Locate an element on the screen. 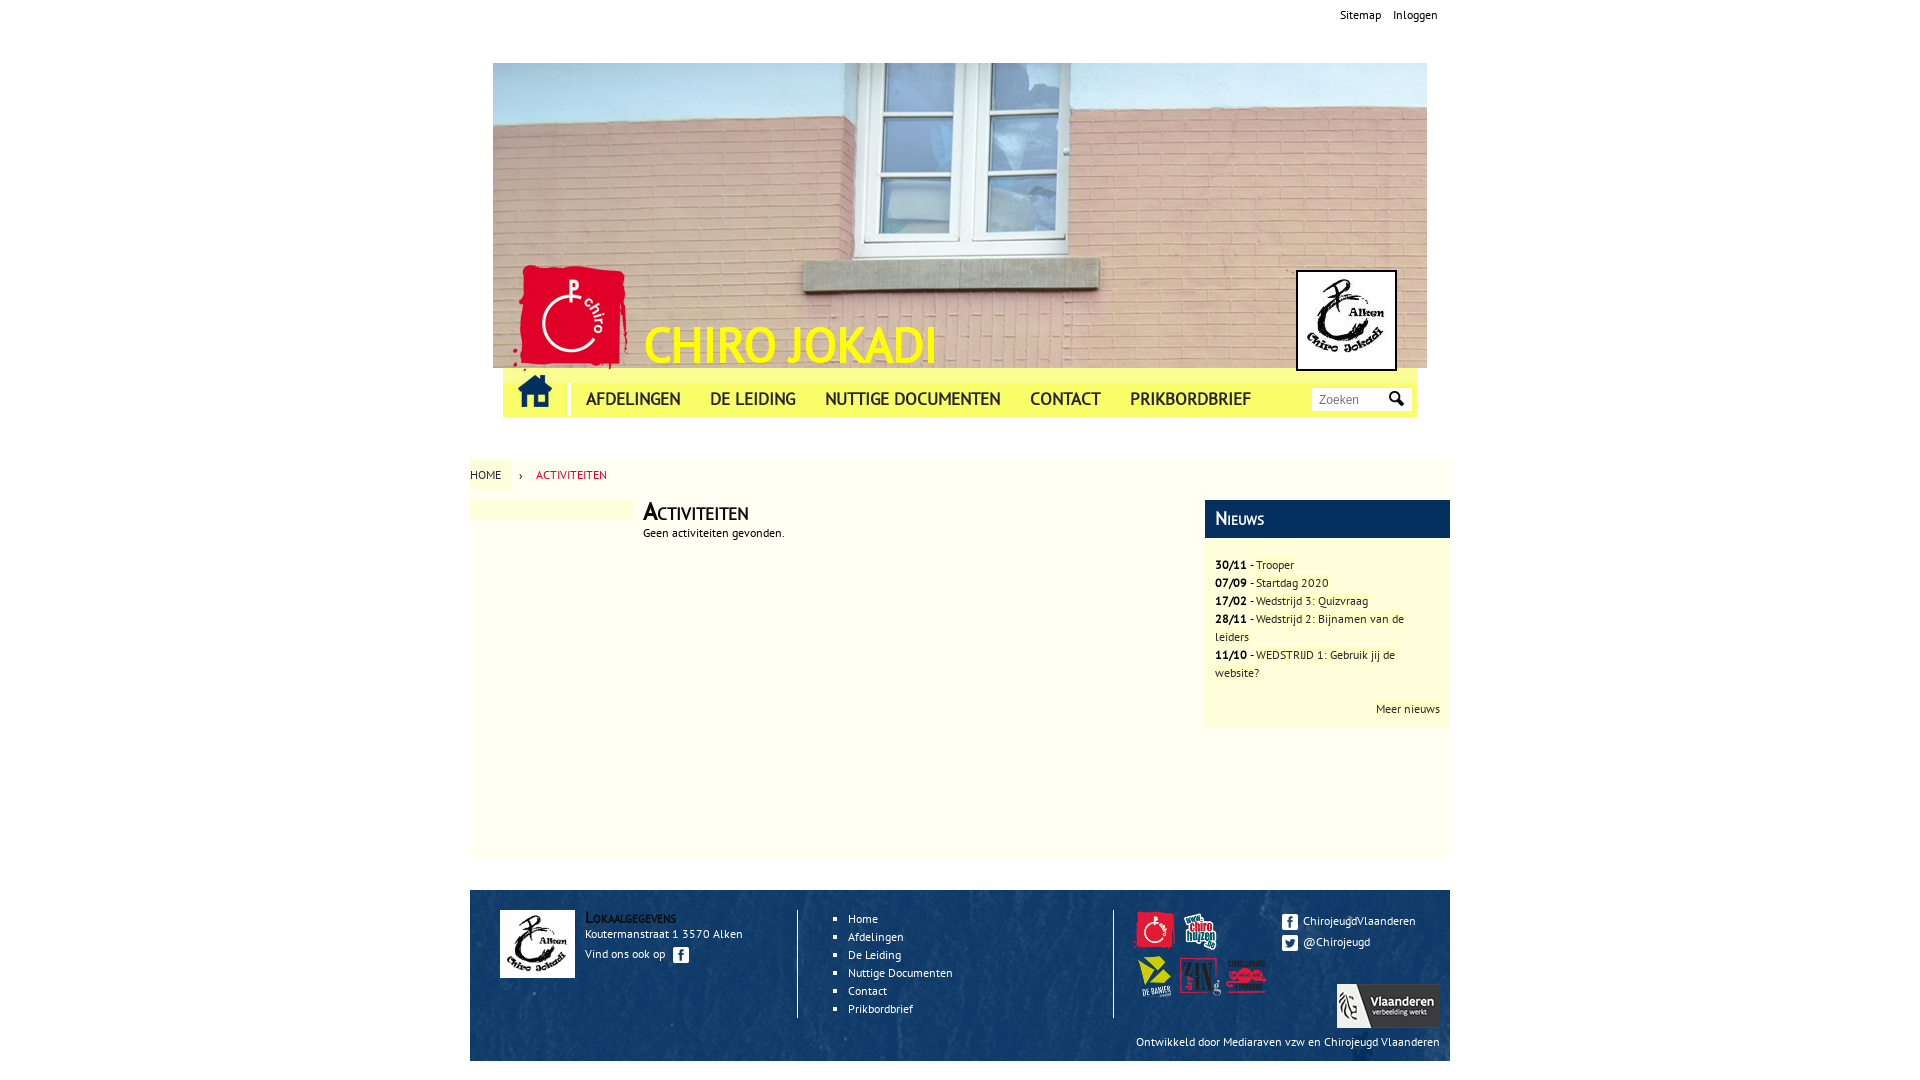 This screenshot has height=1080, width=1920. 'CONTACT' is located at coordinates (1064, 400).